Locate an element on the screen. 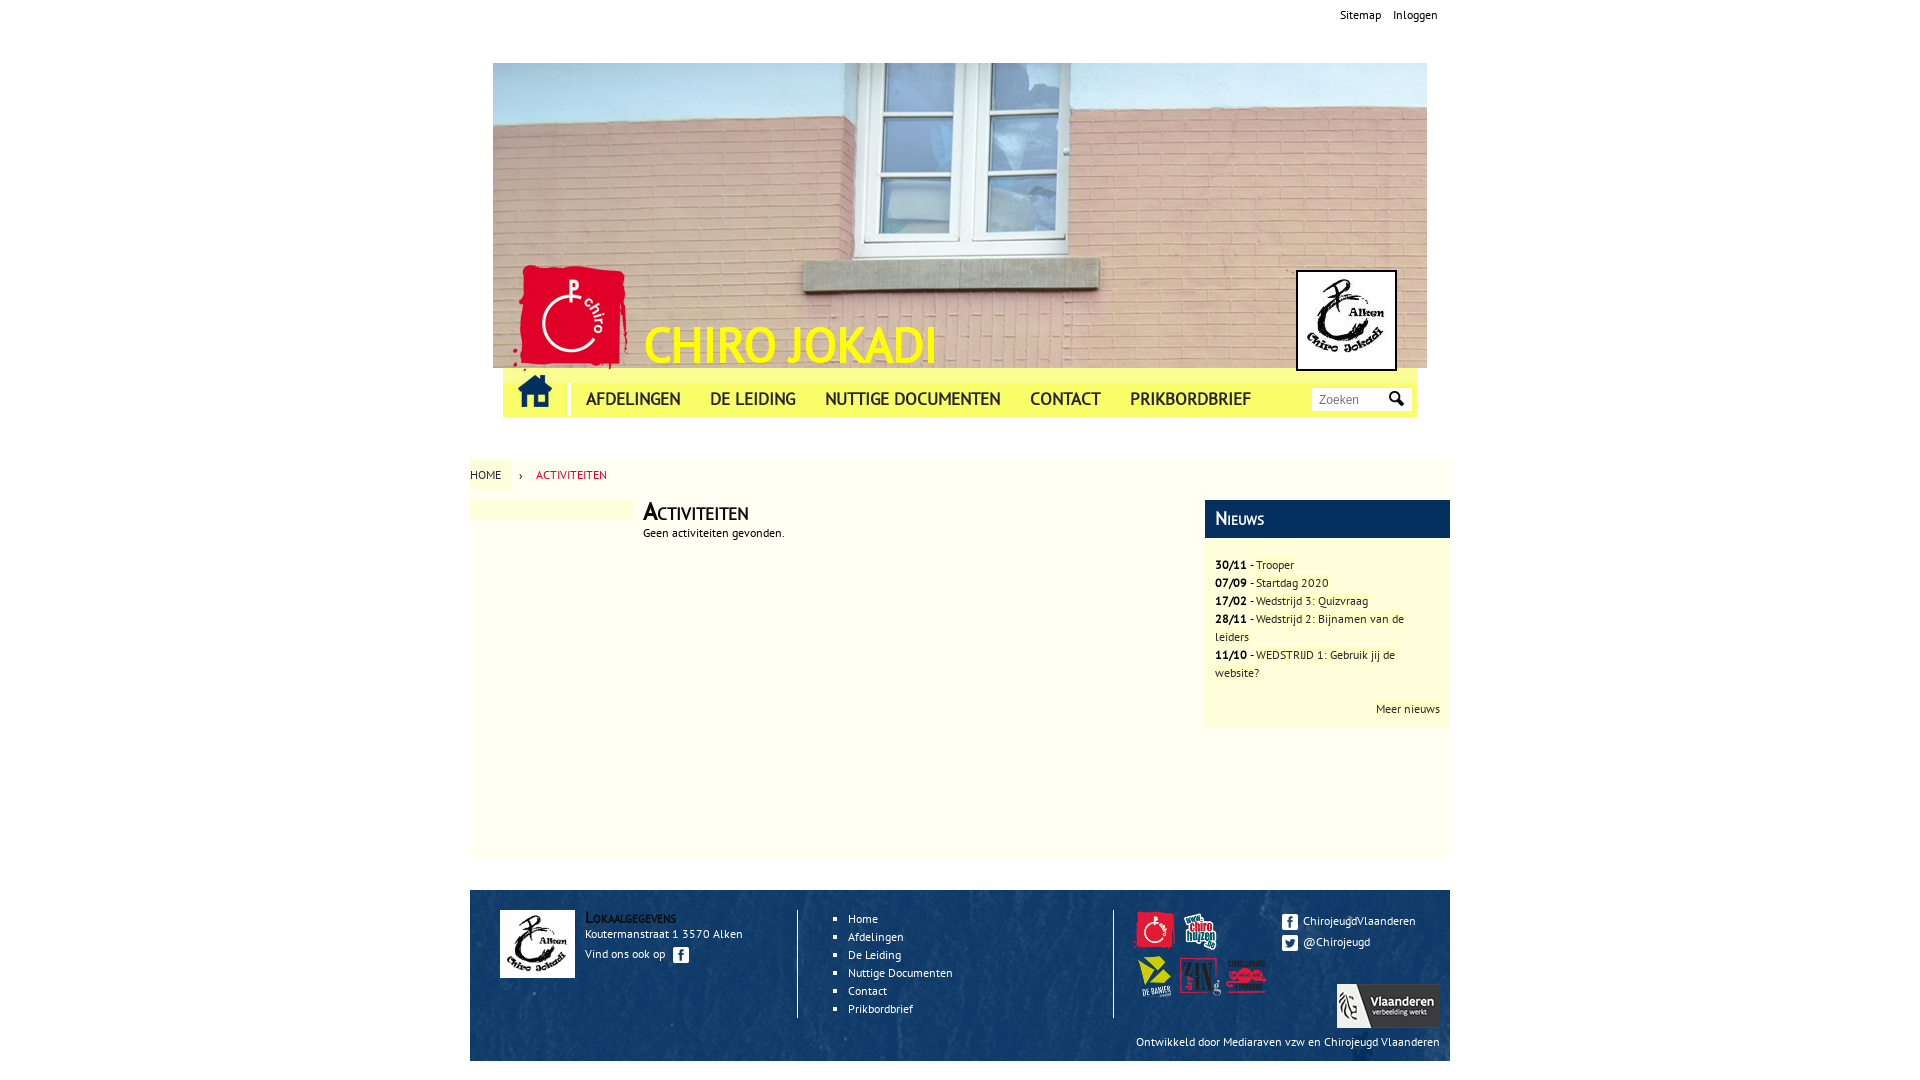 This screenshot has height=1080, width=1920. 'CONTACT' is located at coordinates (1064, 400).